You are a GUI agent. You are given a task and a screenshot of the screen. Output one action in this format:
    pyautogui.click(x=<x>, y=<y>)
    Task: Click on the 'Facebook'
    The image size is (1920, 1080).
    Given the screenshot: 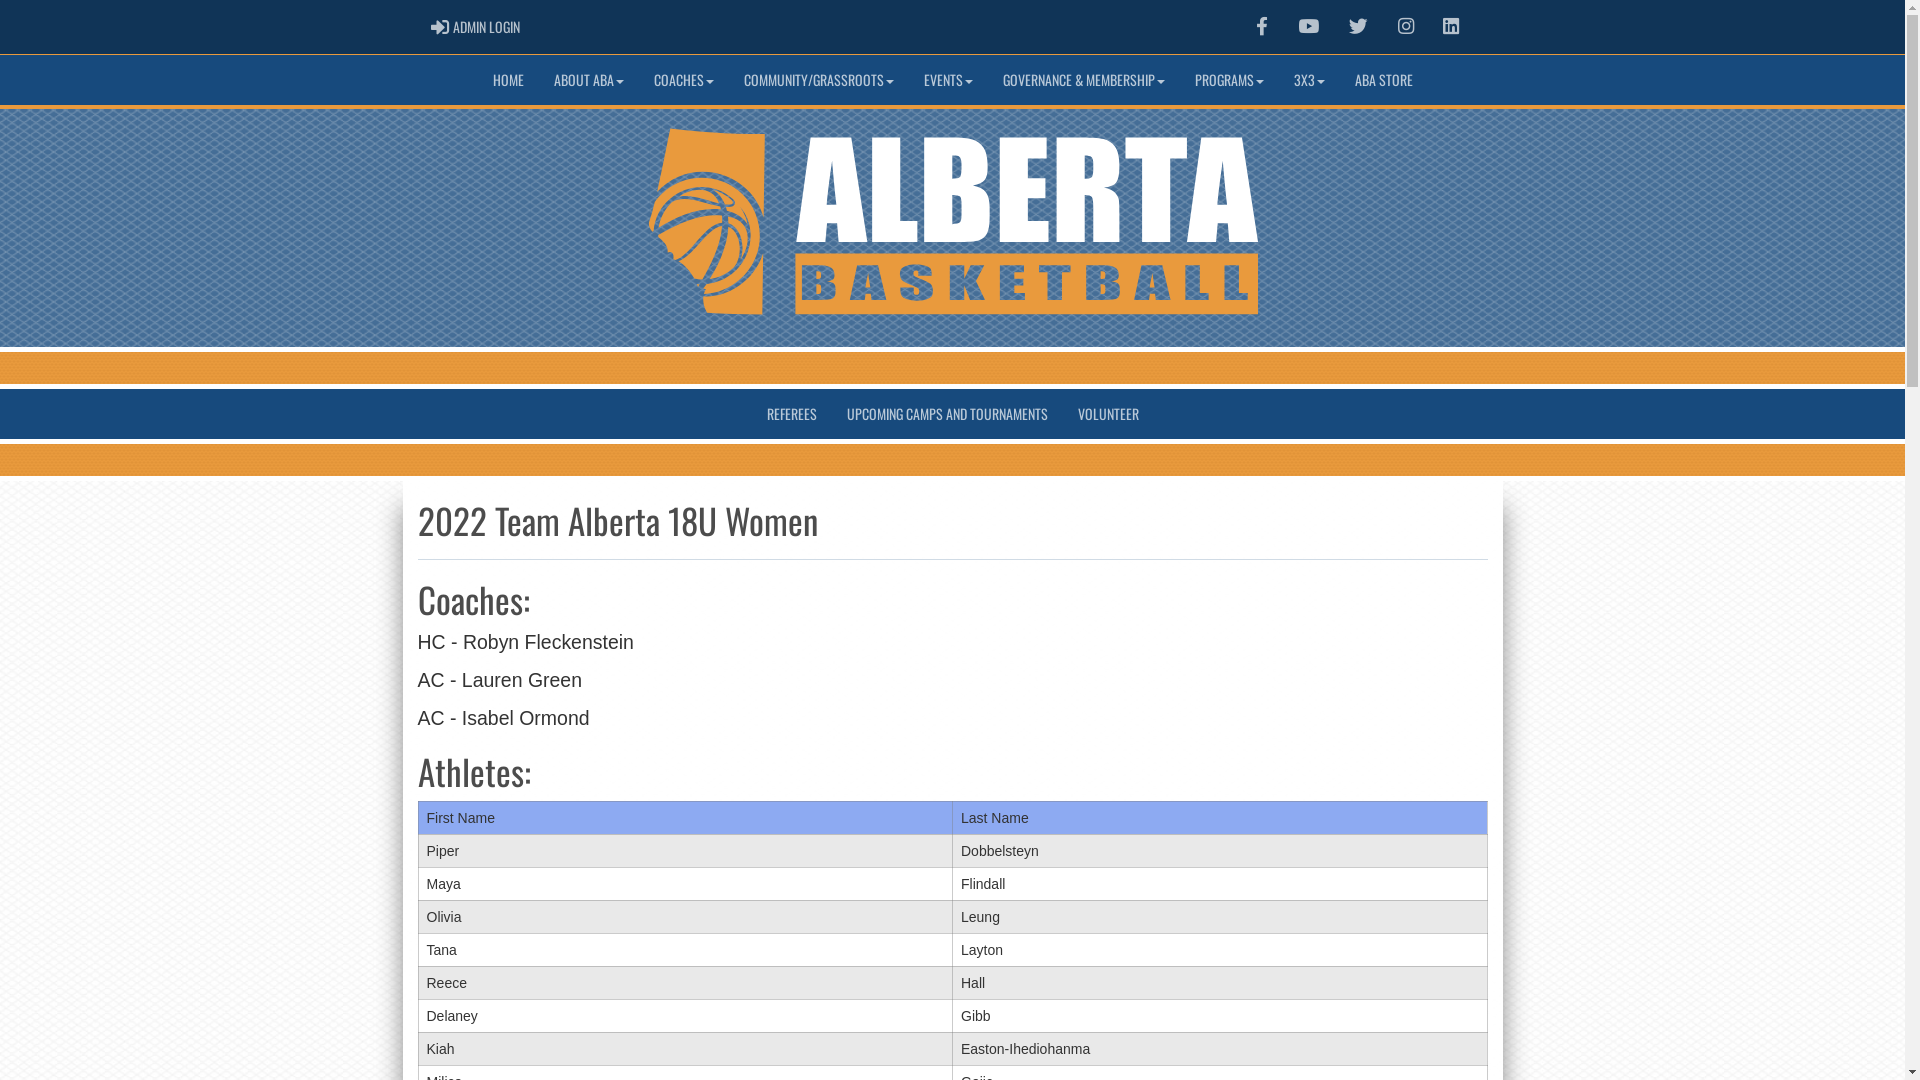 What is the action you would take?
    pyautogui.click(x=1261, y=27)
    